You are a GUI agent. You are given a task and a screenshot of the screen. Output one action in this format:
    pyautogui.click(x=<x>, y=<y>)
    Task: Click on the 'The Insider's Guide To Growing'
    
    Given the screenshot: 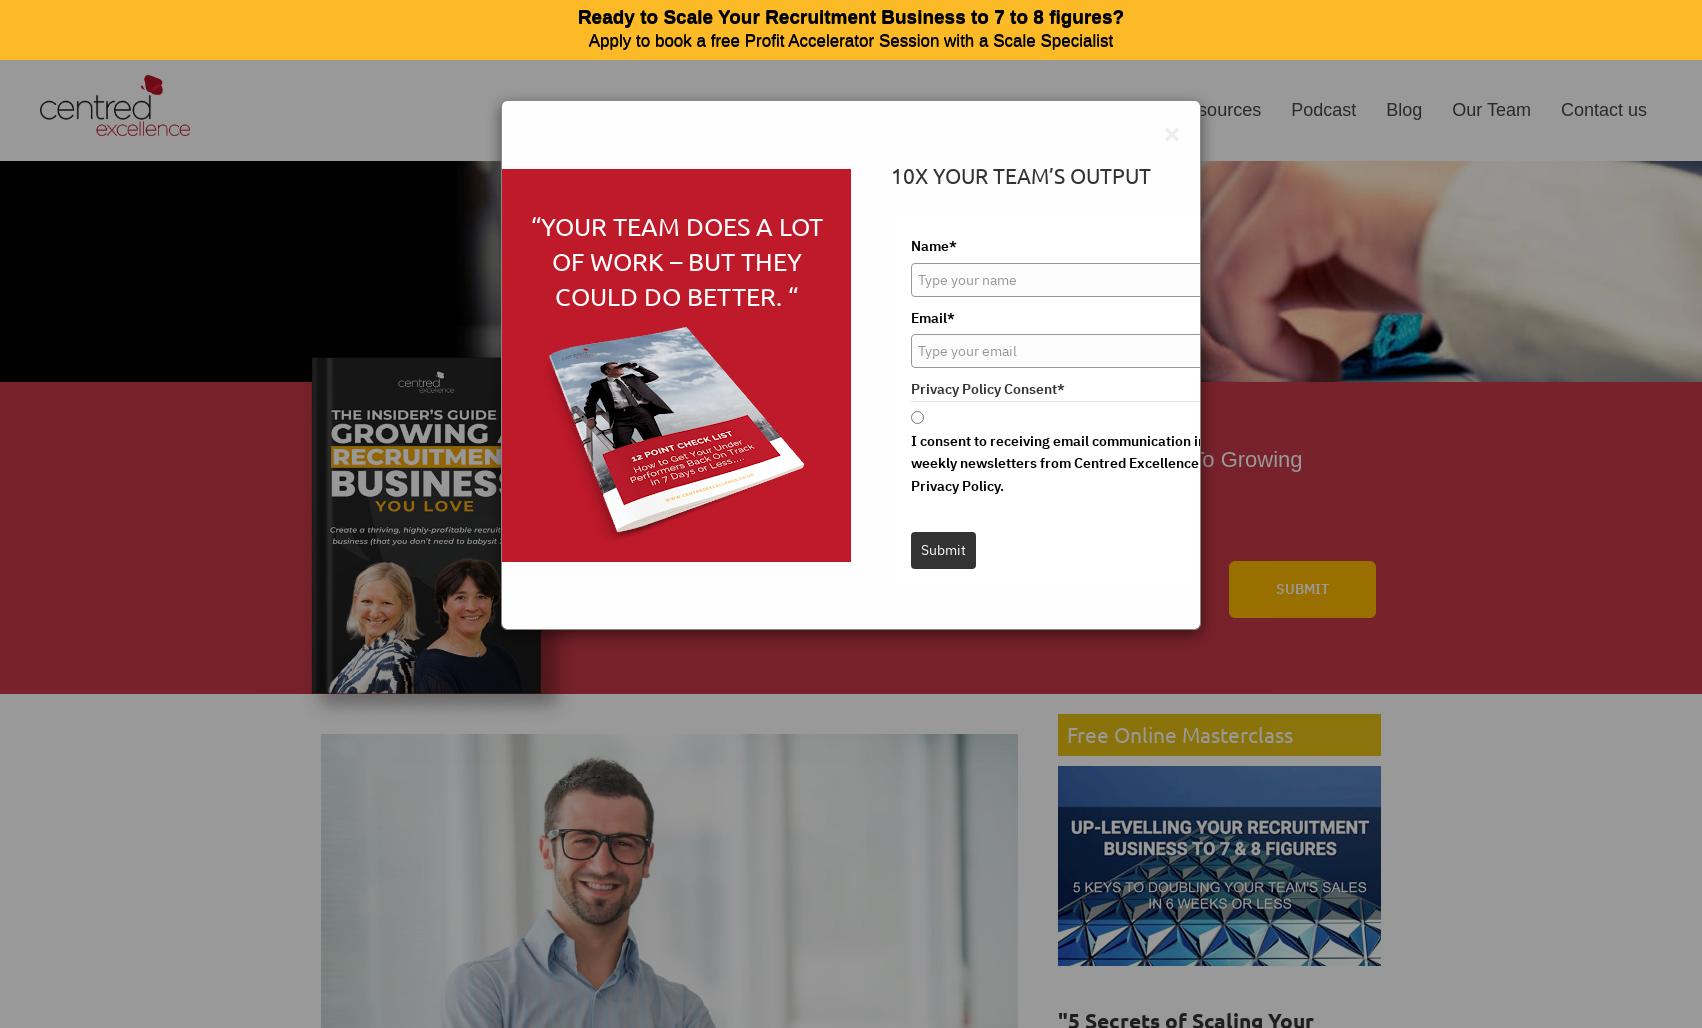 What is the action you would take?
    pyautogui.click(x=1148, y=458)
    